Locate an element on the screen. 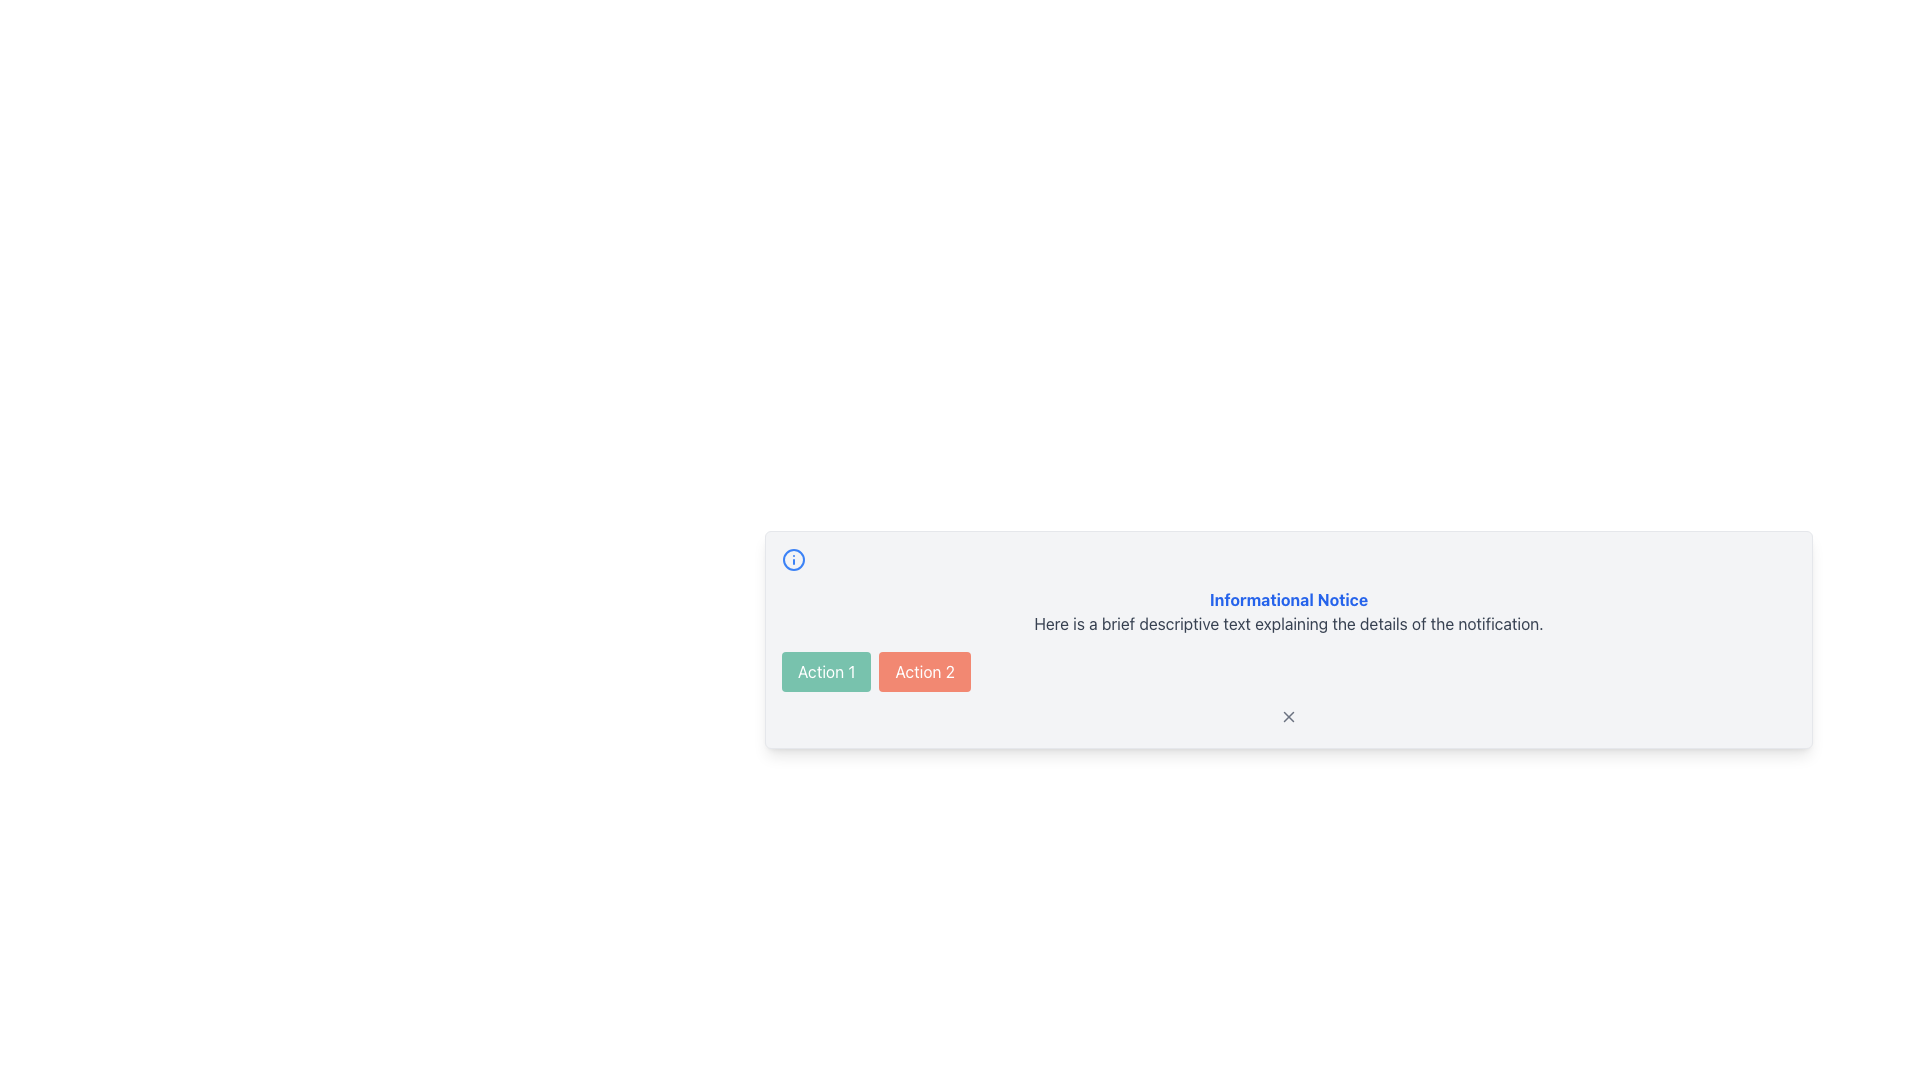  the static text label located below the bold blue title 'Informational Notice' in the notification card is located at coordinates (1289, 623).